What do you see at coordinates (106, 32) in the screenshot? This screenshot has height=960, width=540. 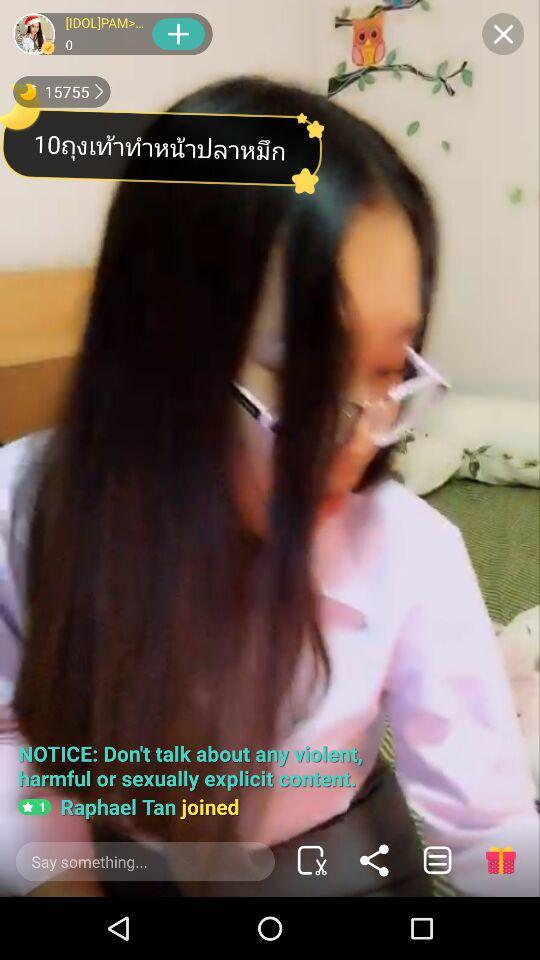 I see `the text which is left to the plus symbol` at bounding box center [106, 32].